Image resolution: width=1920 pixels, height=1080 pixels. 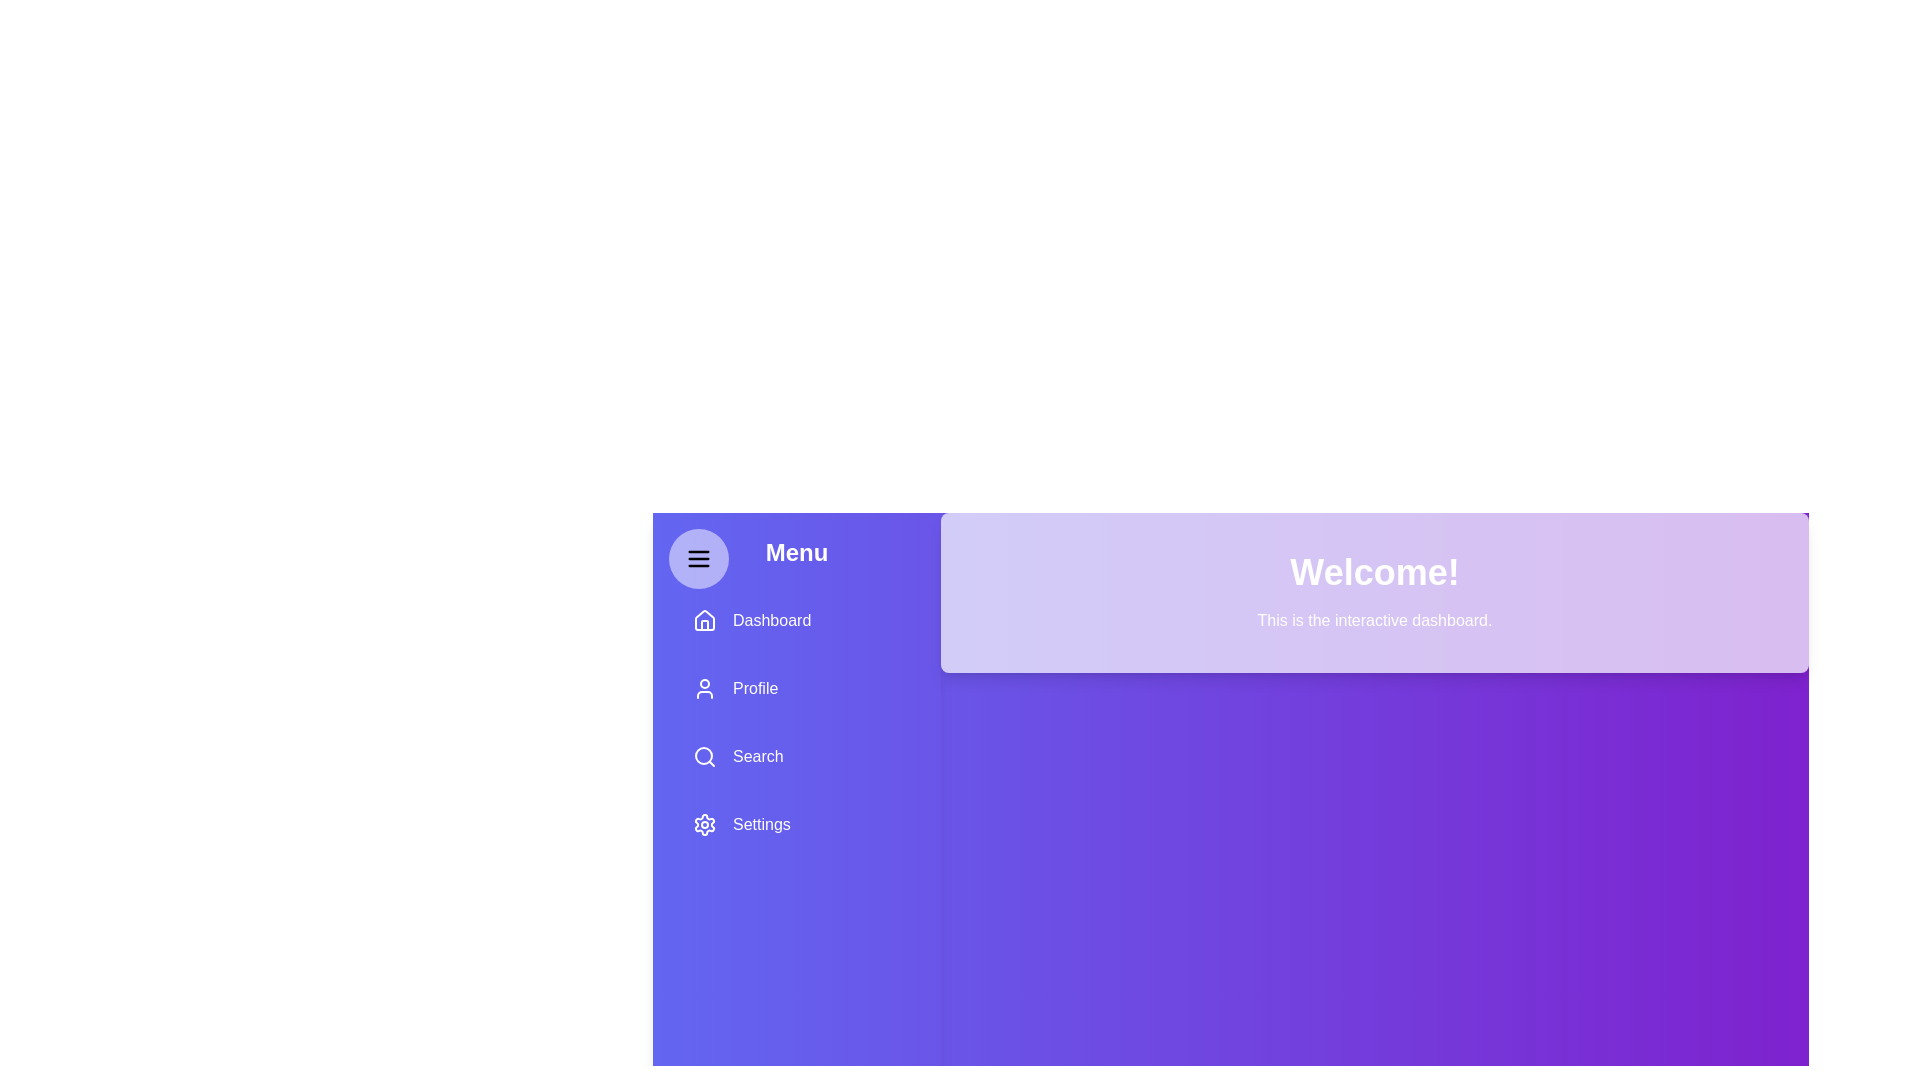 What do you see at coordinates (795, 688) in the screenshot?
I see `the menu item Profile to observe its hover effect` at bounding box center [795, 688].